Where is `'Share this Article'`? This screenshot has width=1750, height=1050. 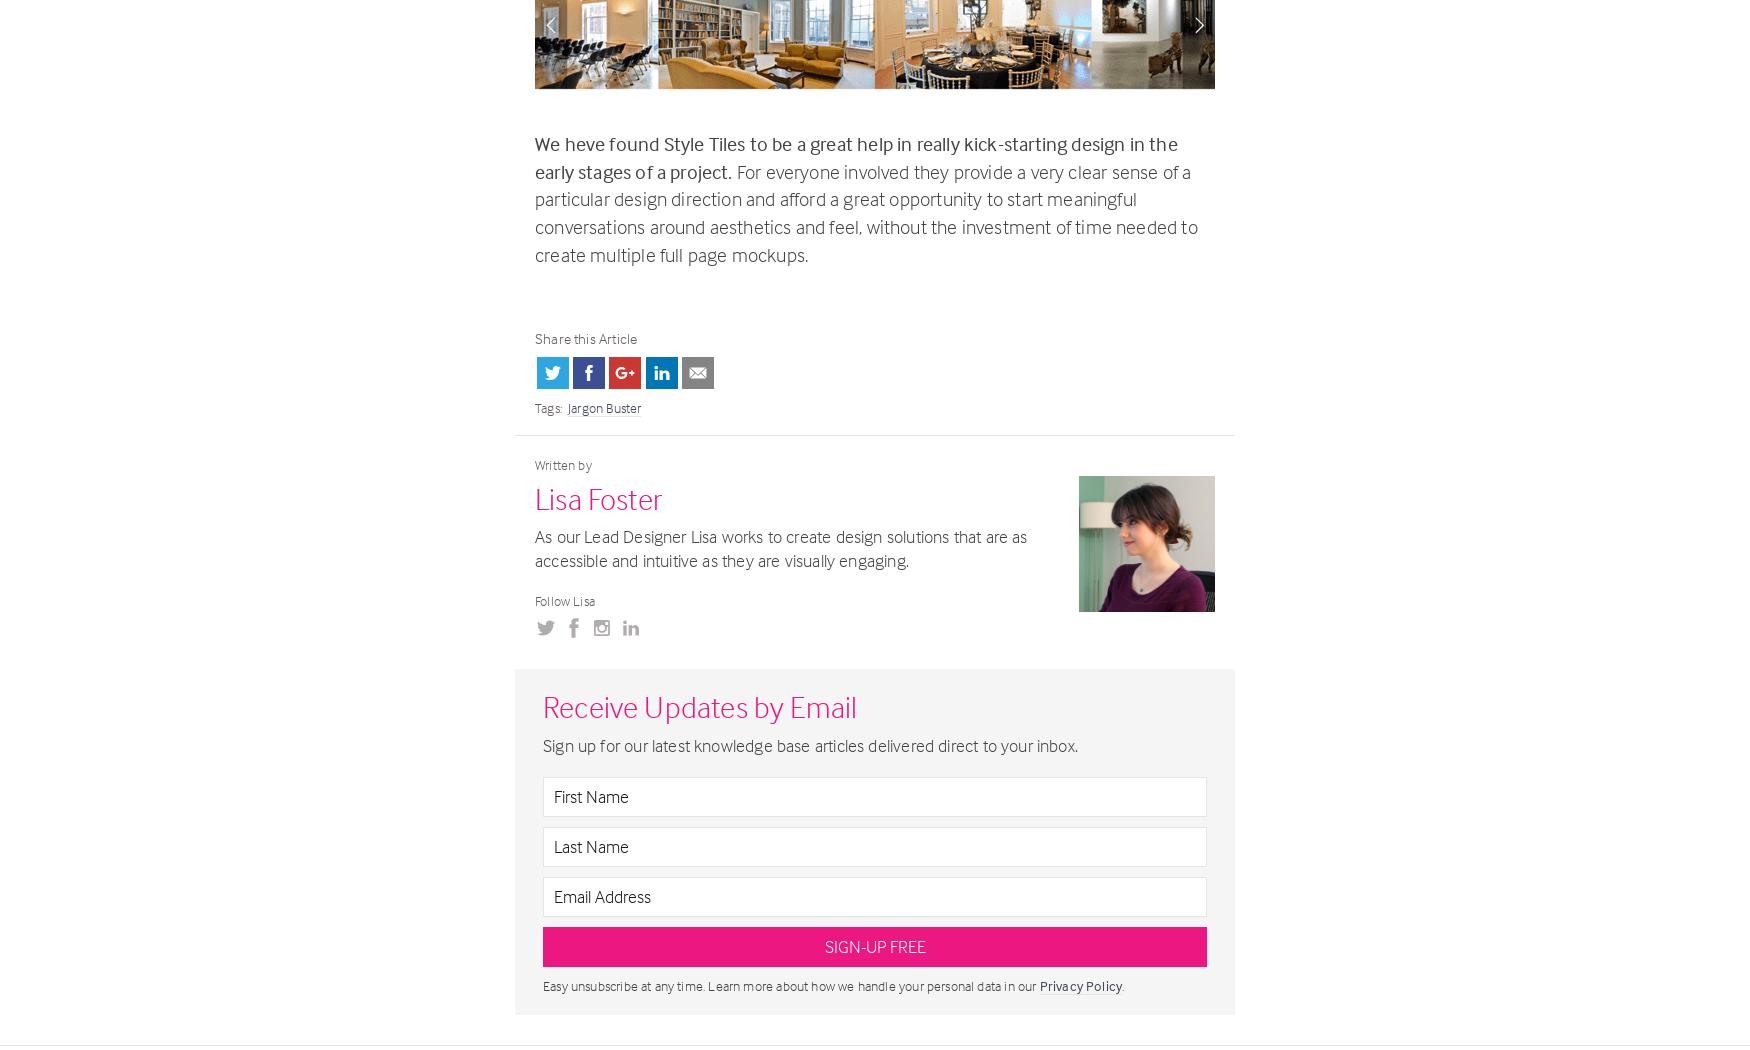
'Share this Article' is located at coordinates (586, 337).